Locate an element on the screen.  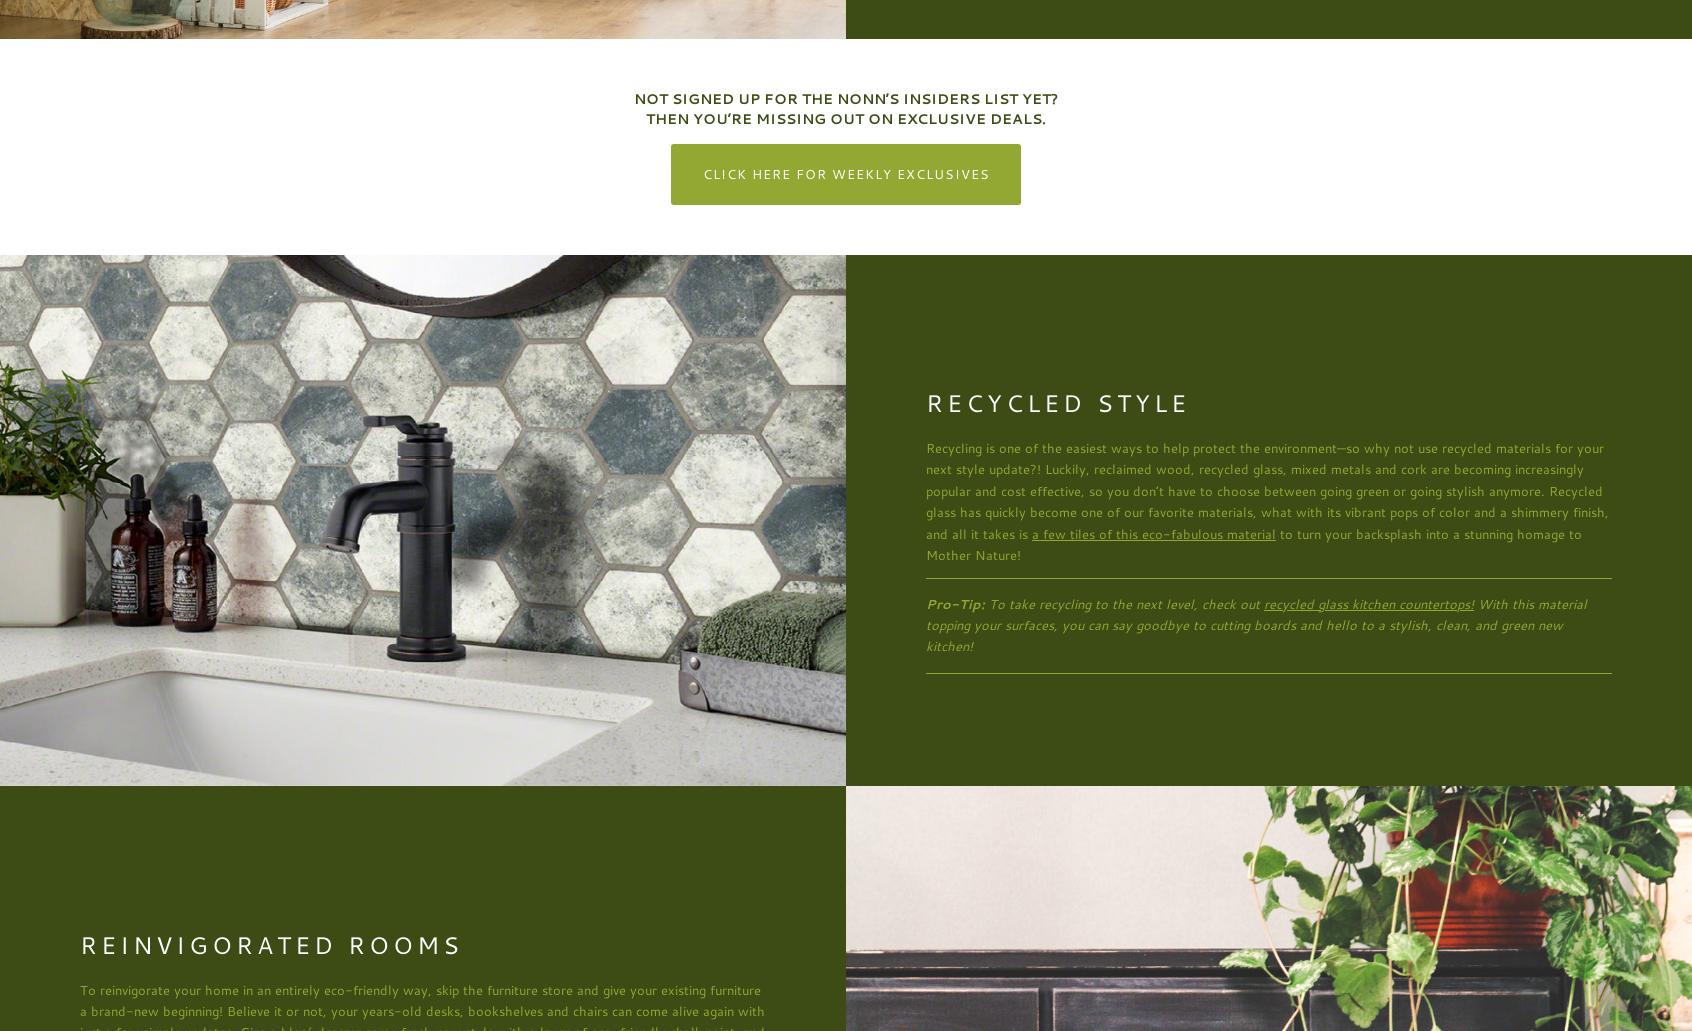
'recycled glass kitchen countertops!' is located at coordinates (1368, 602).